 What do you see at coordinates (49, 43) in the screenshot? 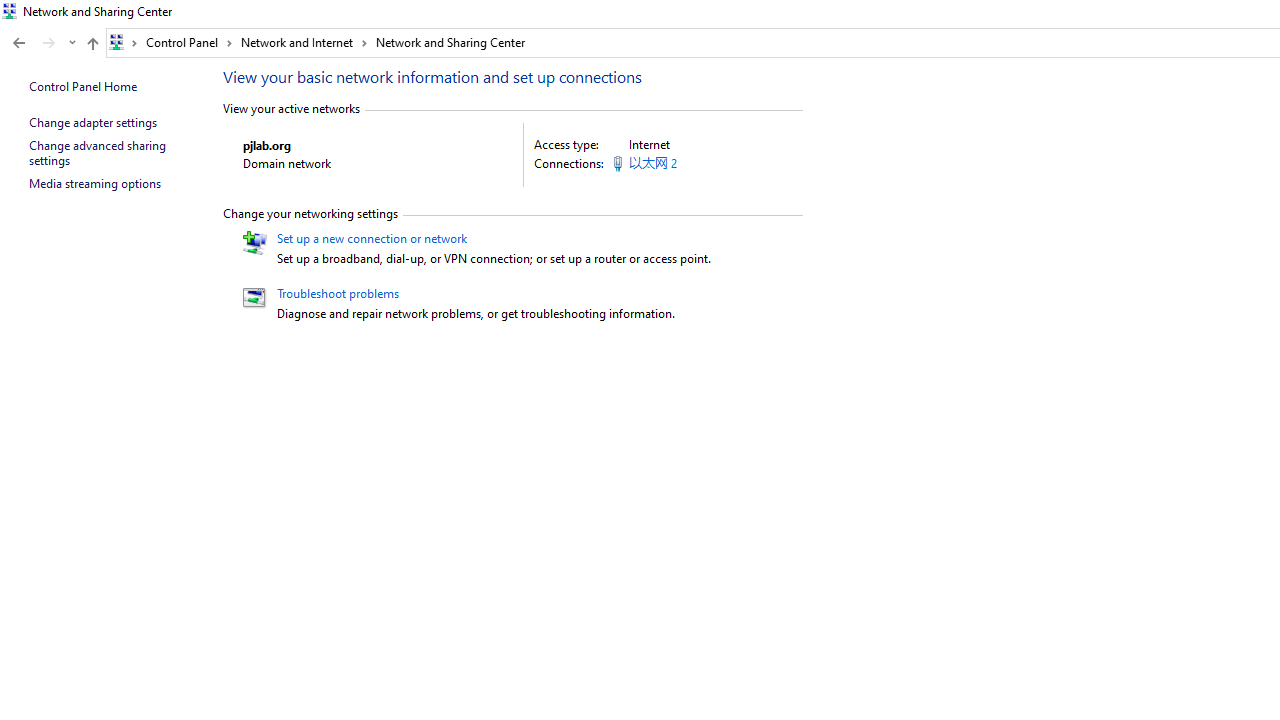
I see `'Forward (Alt + Right Arrow)'` at bounding box center [49, 43].